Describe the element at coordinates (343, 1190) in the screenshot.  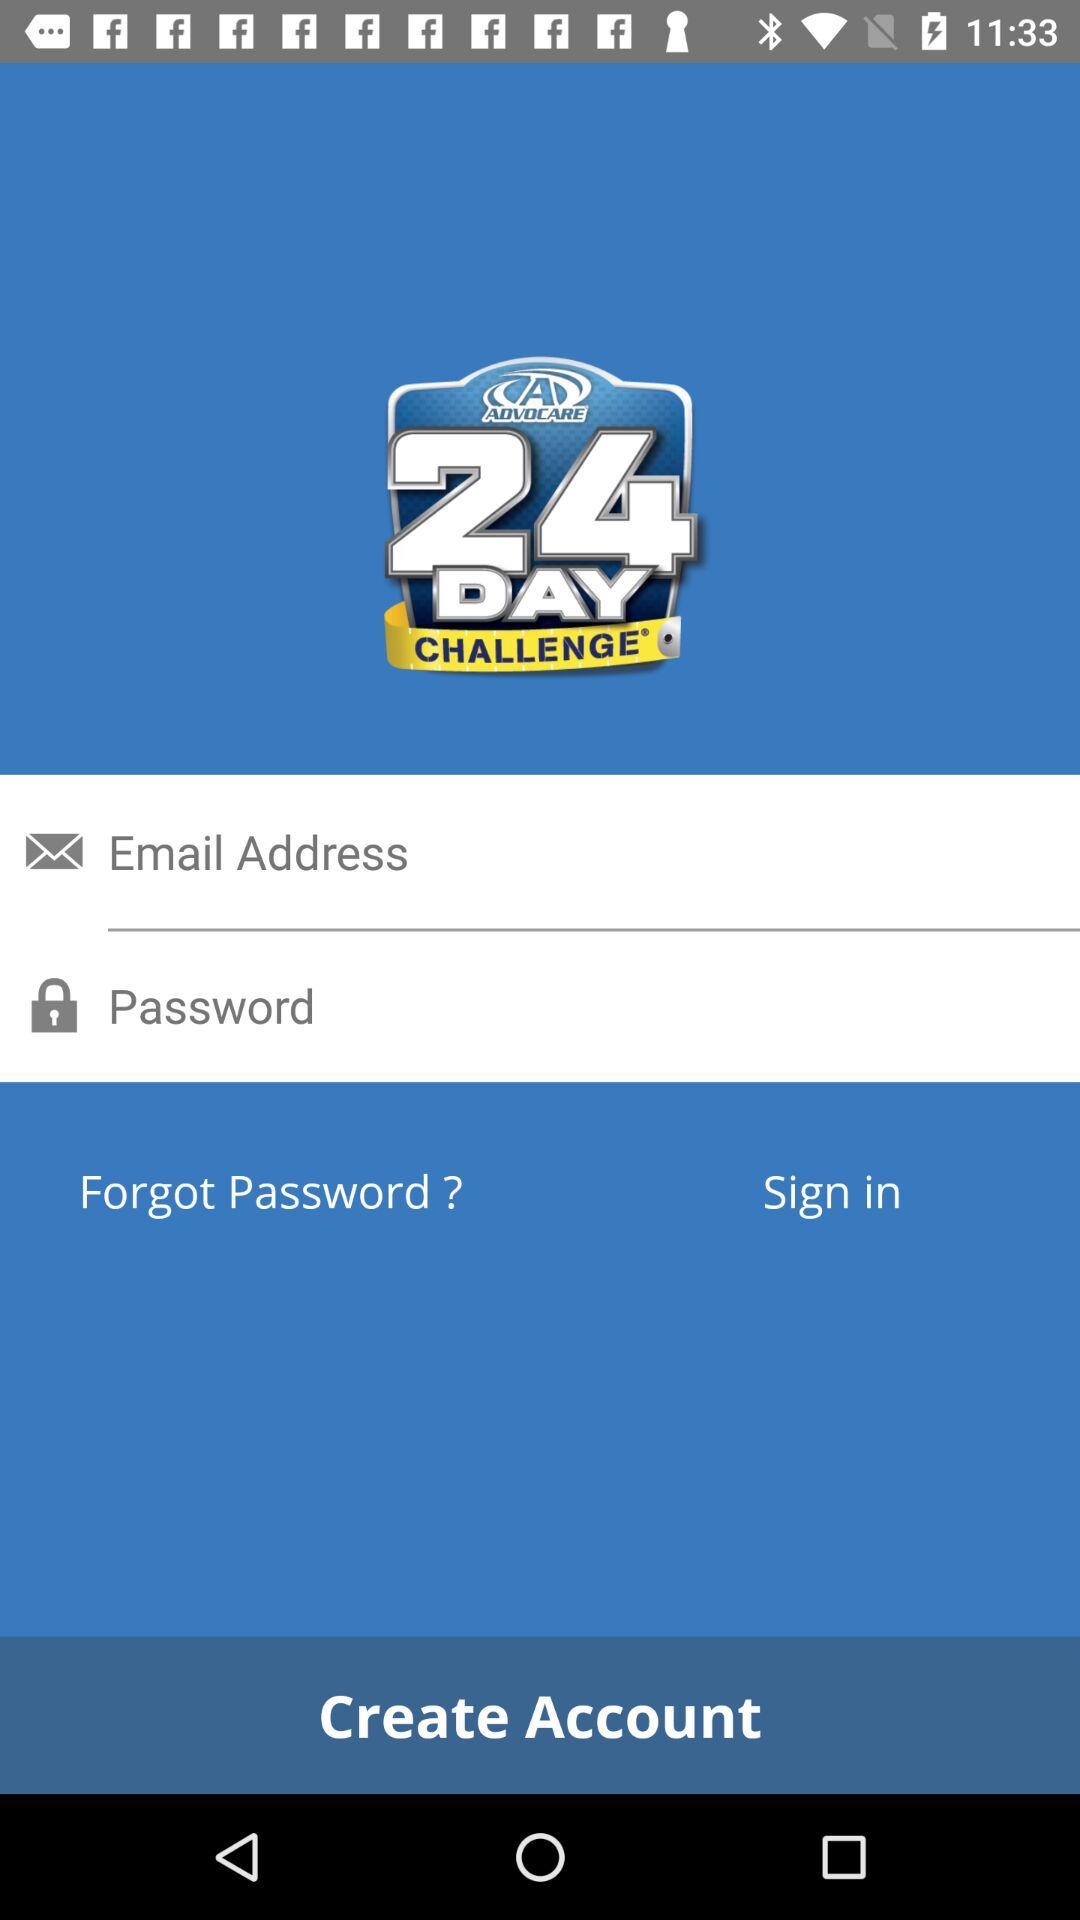
I see `the forgot password ? item` at that location.